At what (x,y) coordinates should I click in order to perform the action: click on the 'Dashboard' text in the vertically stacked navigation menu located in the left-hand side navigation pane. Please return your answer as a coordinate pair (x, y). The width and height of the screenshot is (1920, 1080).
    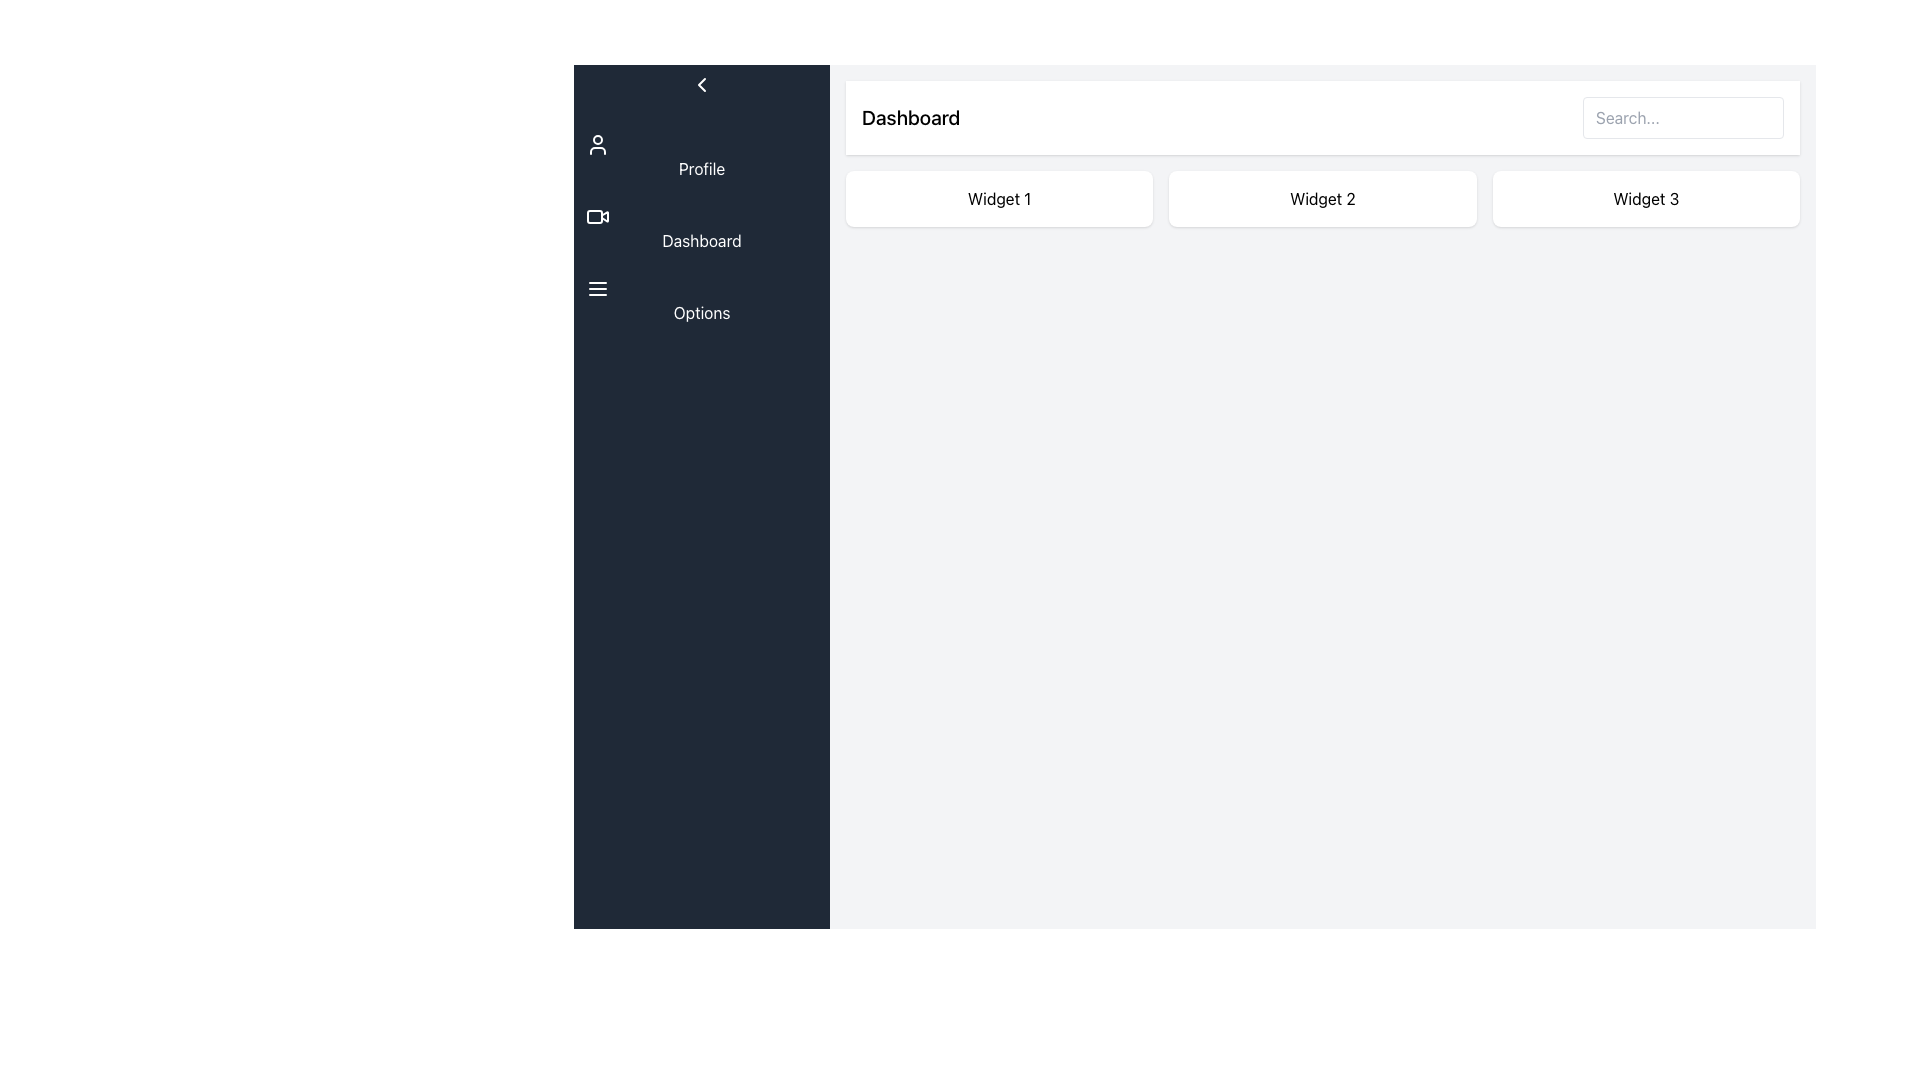
    Looking at the image, I should click on (701, 227).